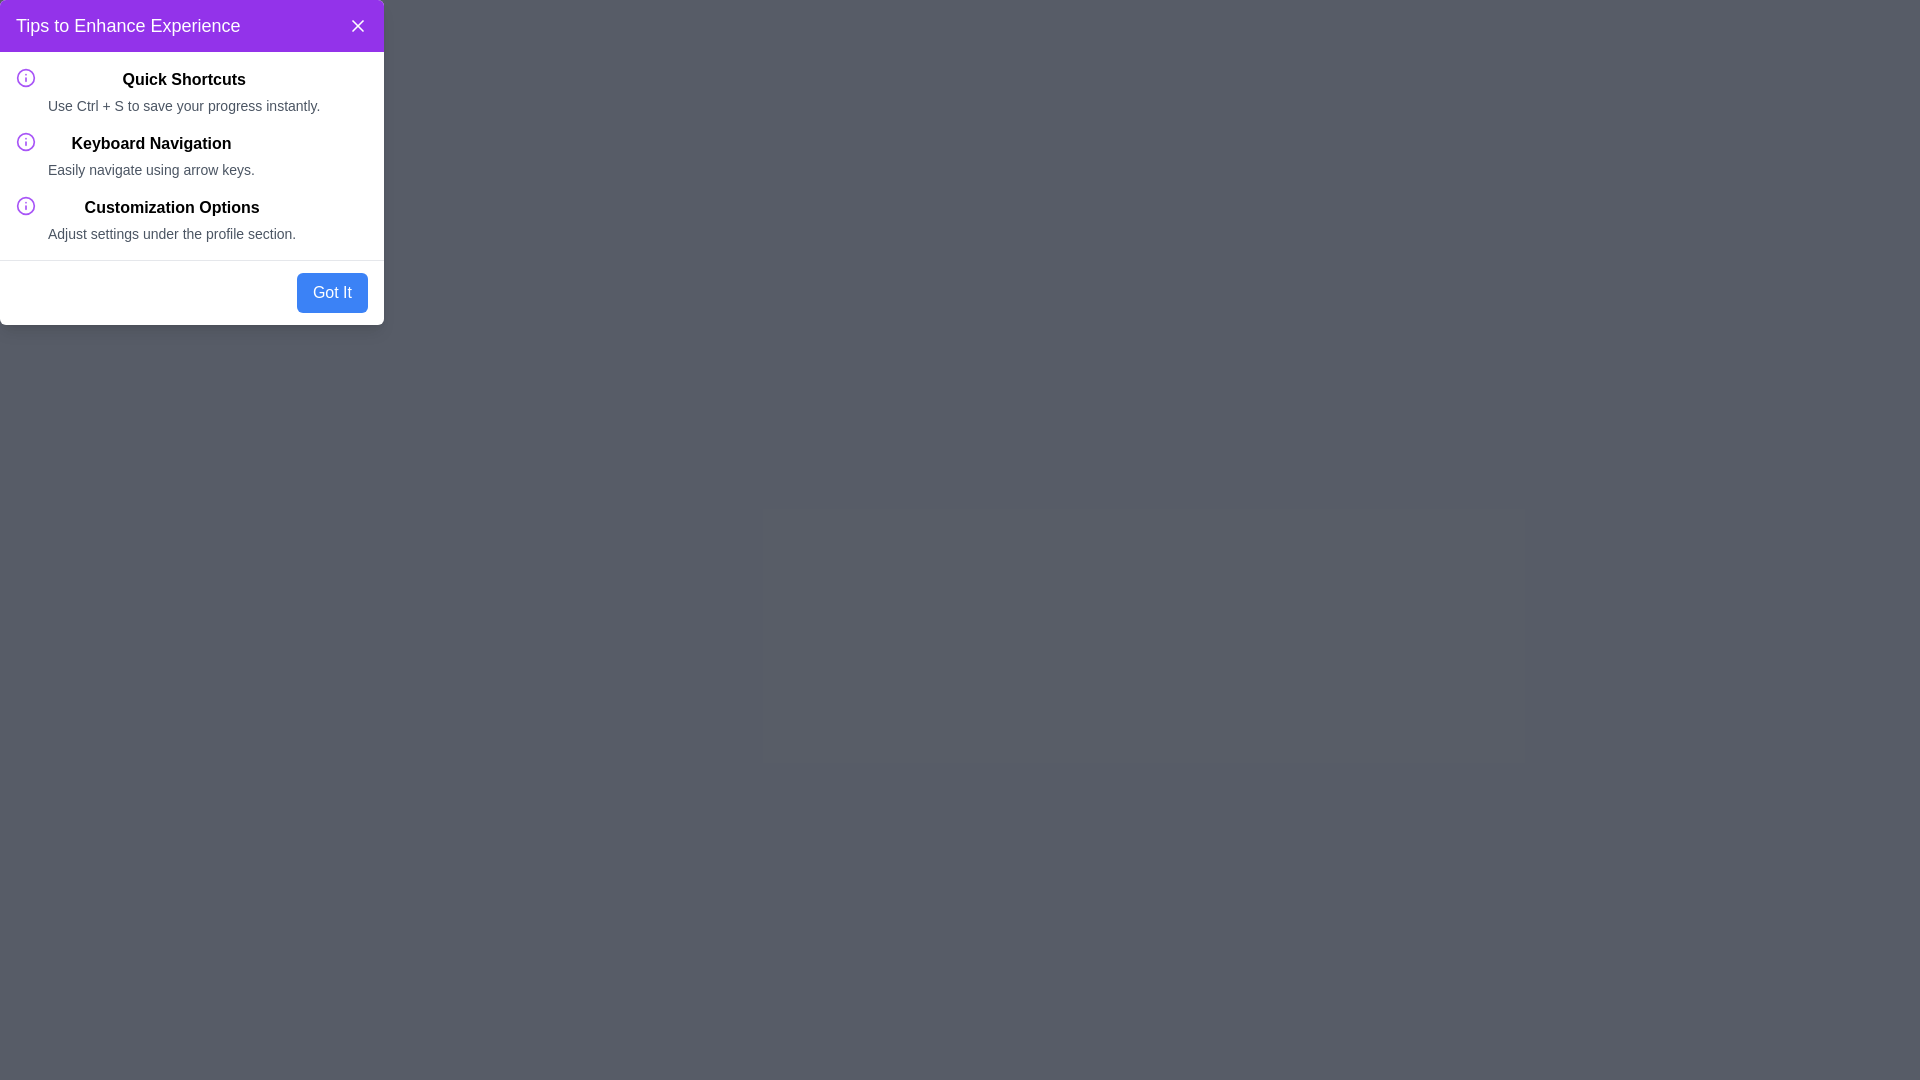 The width and height of the screenshot is (1920, 1080). I want to click on the text element that labels the current section of the popup, which indicates shortcuts for quick actions, located at the top of the popup titled 'Tips to Enhance Experience', so click(184, 79).